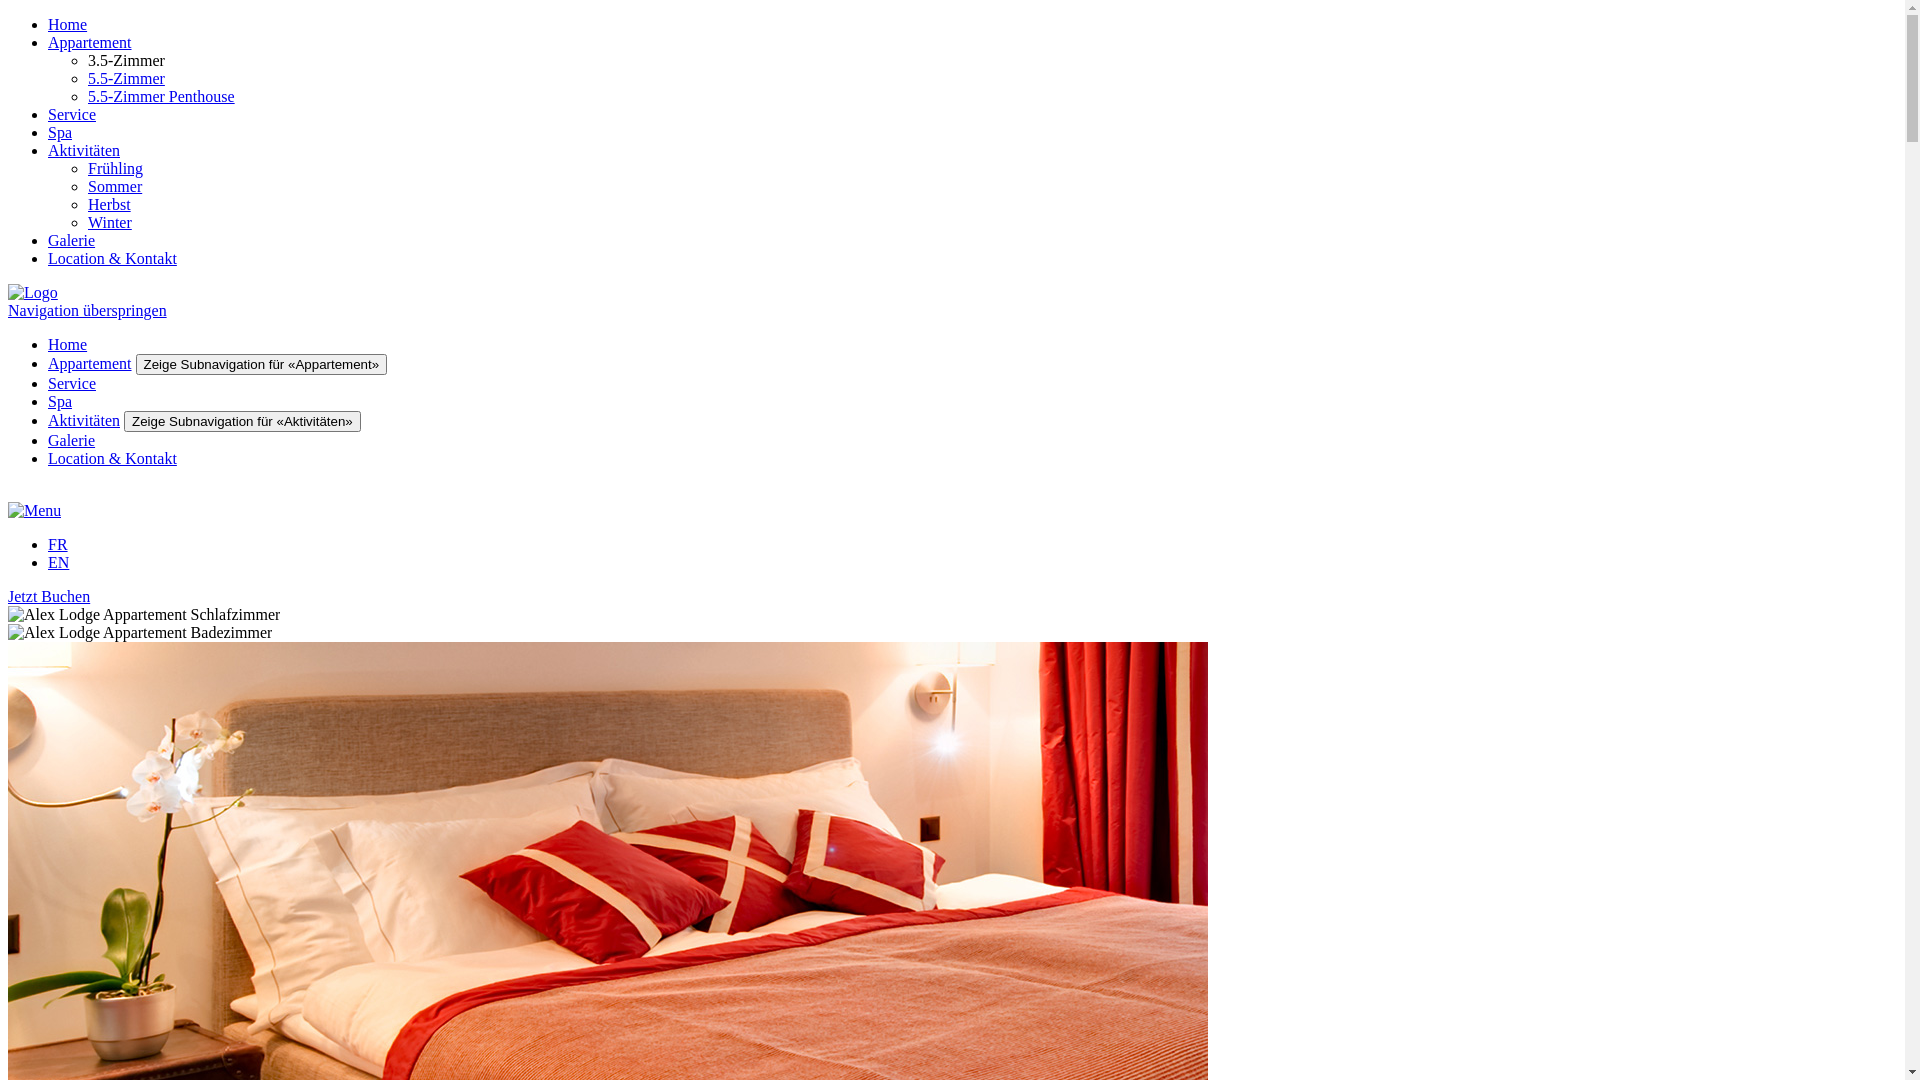 The image size is (1920, 1080). What do you see at coordinates (72, 383) in the screenshot?
I see `'Service'` at bounding box center [72, 383].